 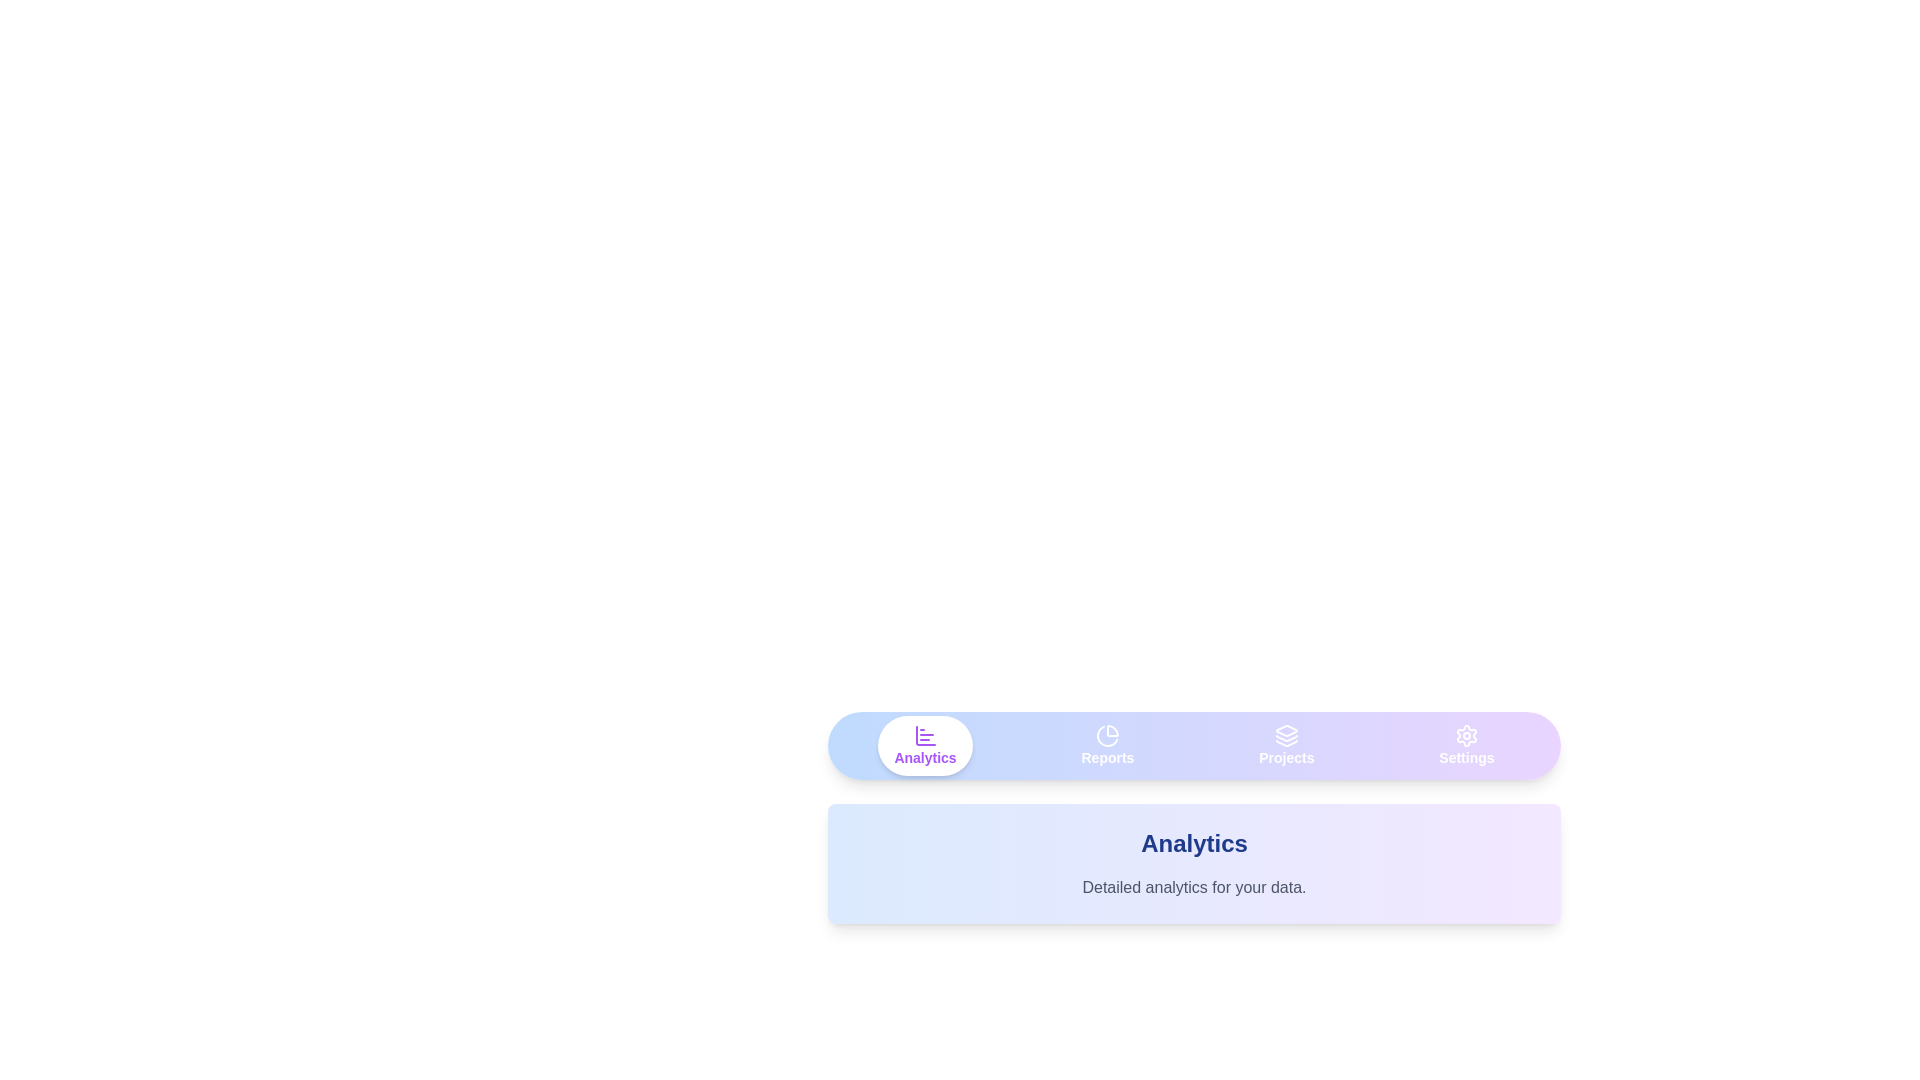 I want to click on the tab button labeled 'Settings' to observe the hover effect, so click(x=1466, y=745).